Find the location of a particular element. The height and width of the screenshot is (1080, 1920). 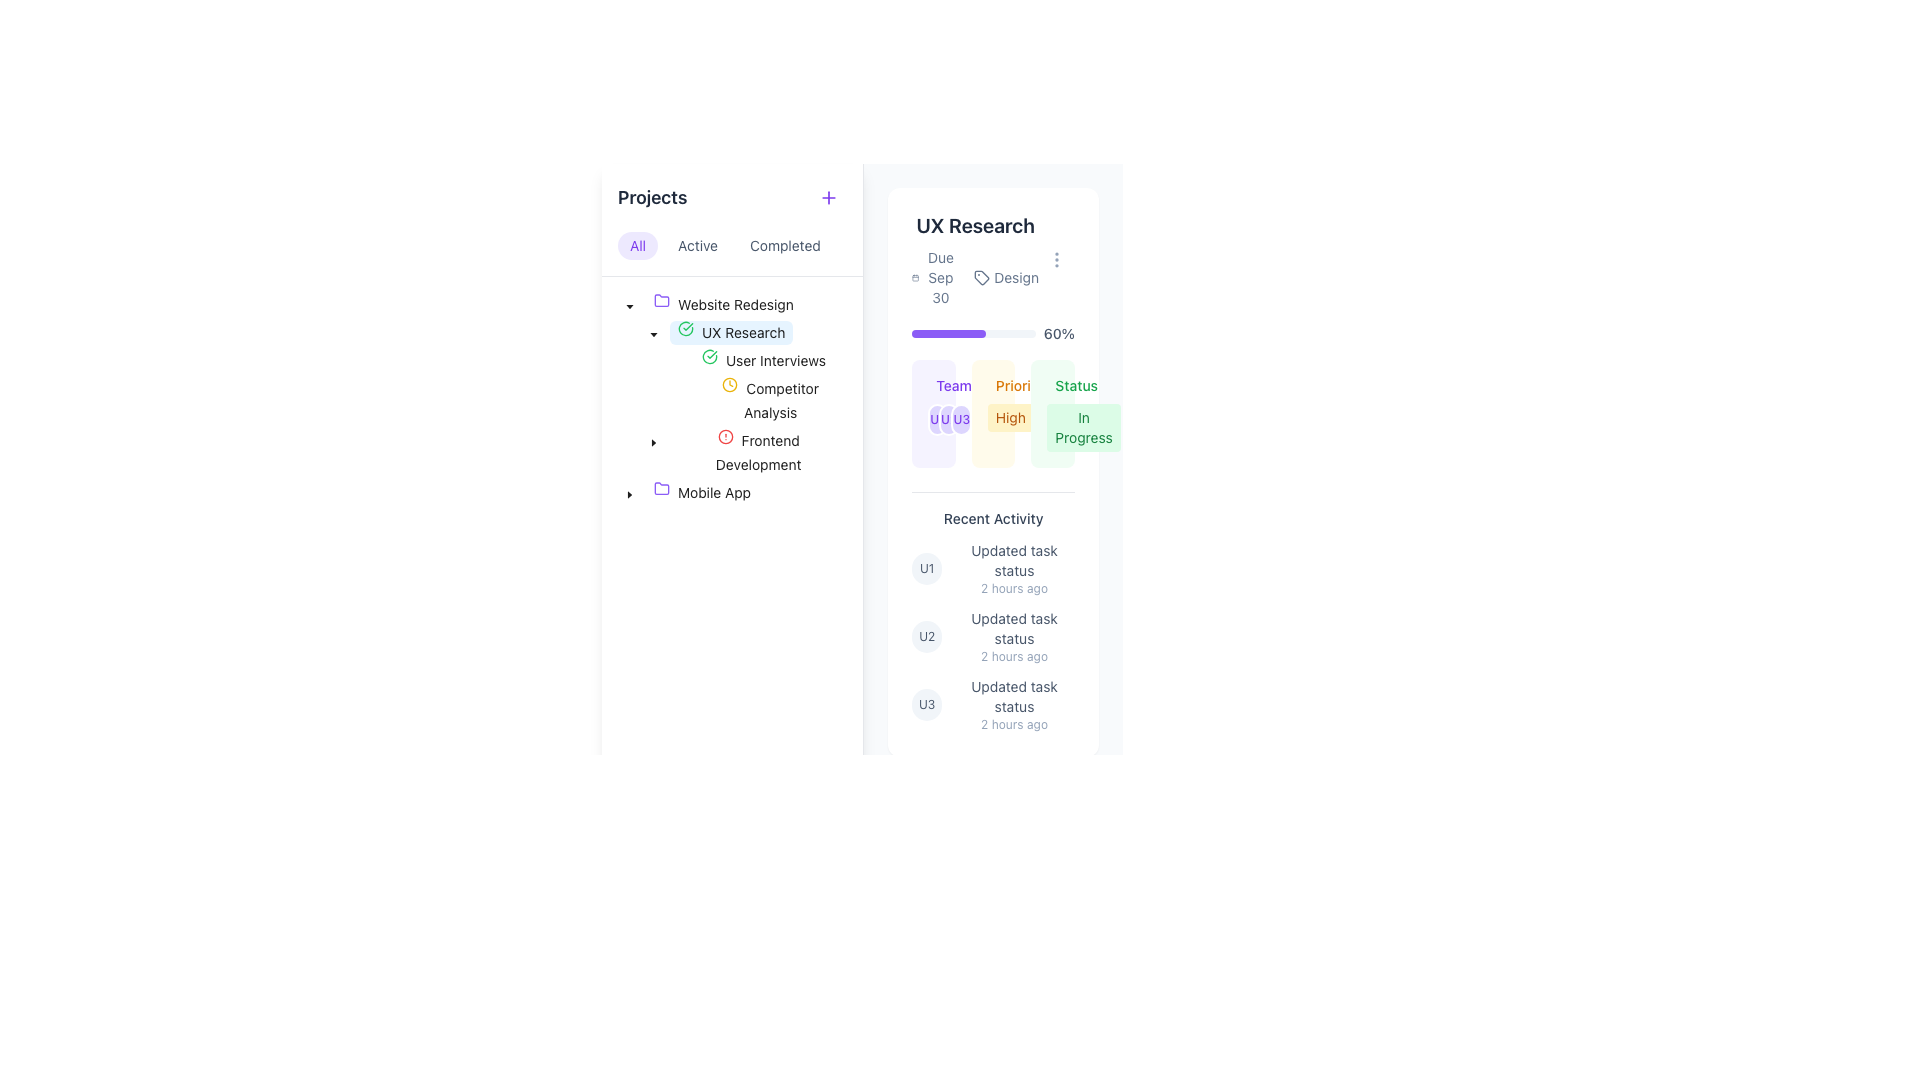

the circular avatar representation labeled 'U3' is located at coordinates (926, 704).